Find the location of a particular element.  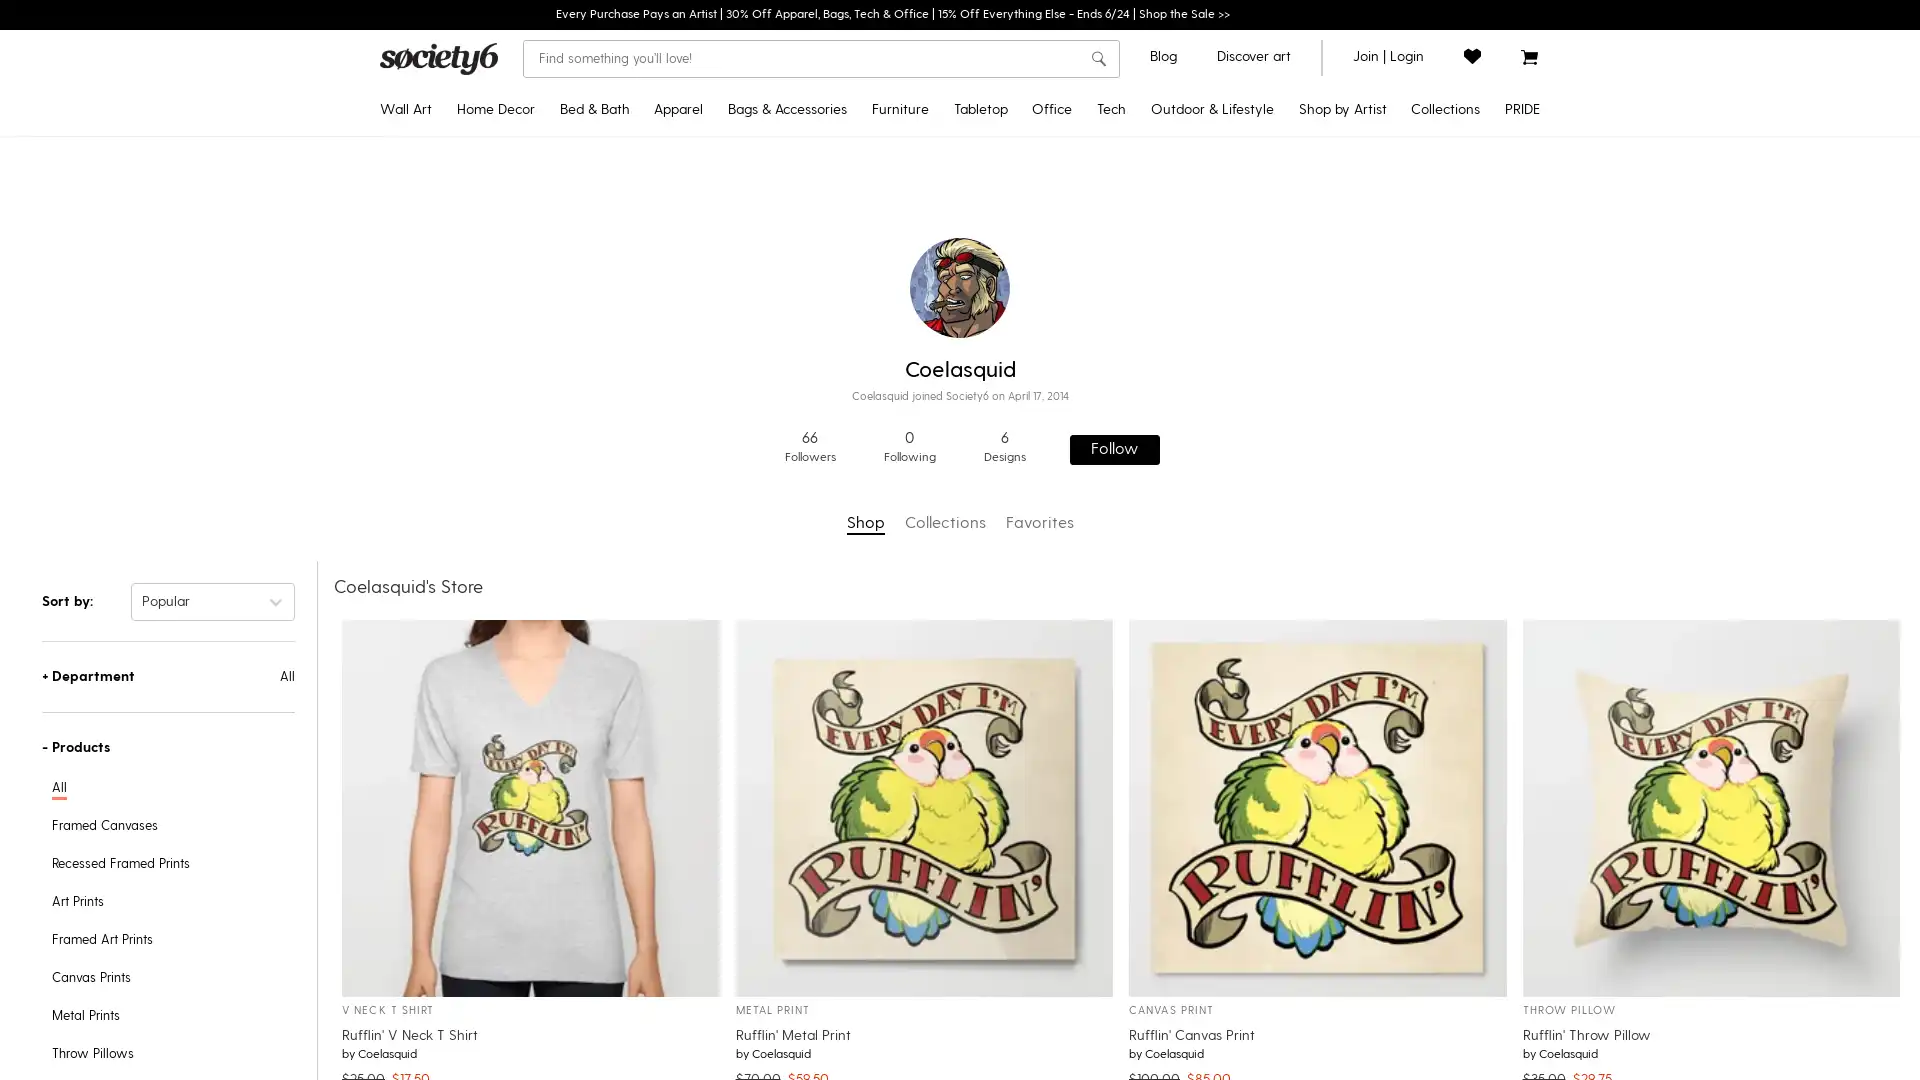

Wine Chillers is located at coordinates (1238, 386).